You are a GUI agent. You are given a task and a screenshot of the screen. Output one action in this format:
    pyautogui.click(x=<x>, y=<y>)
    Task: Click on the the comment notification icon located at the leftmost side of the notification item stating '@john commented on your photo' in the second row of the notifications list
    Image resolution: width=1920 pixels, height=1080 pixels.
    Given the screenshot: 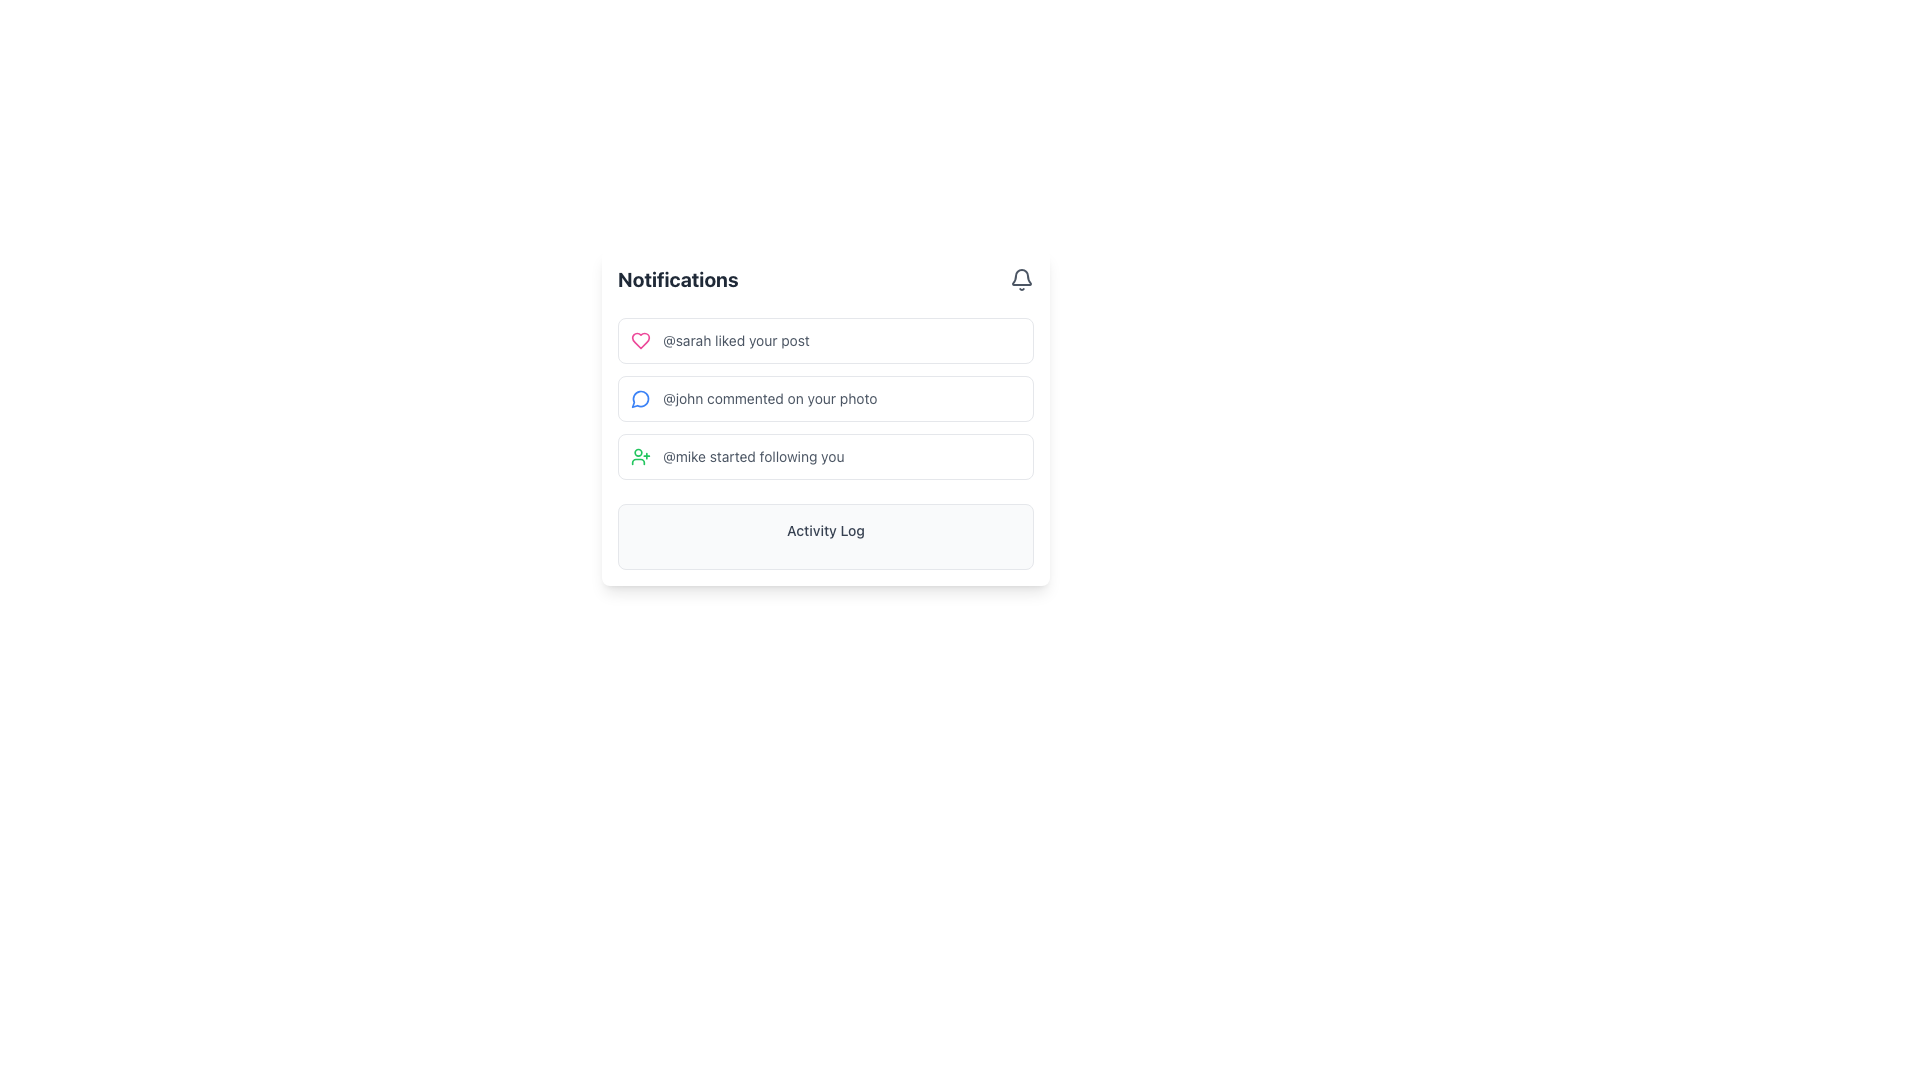 What is the action you would take?
    pyautogui.click(x=641, y=398)
    